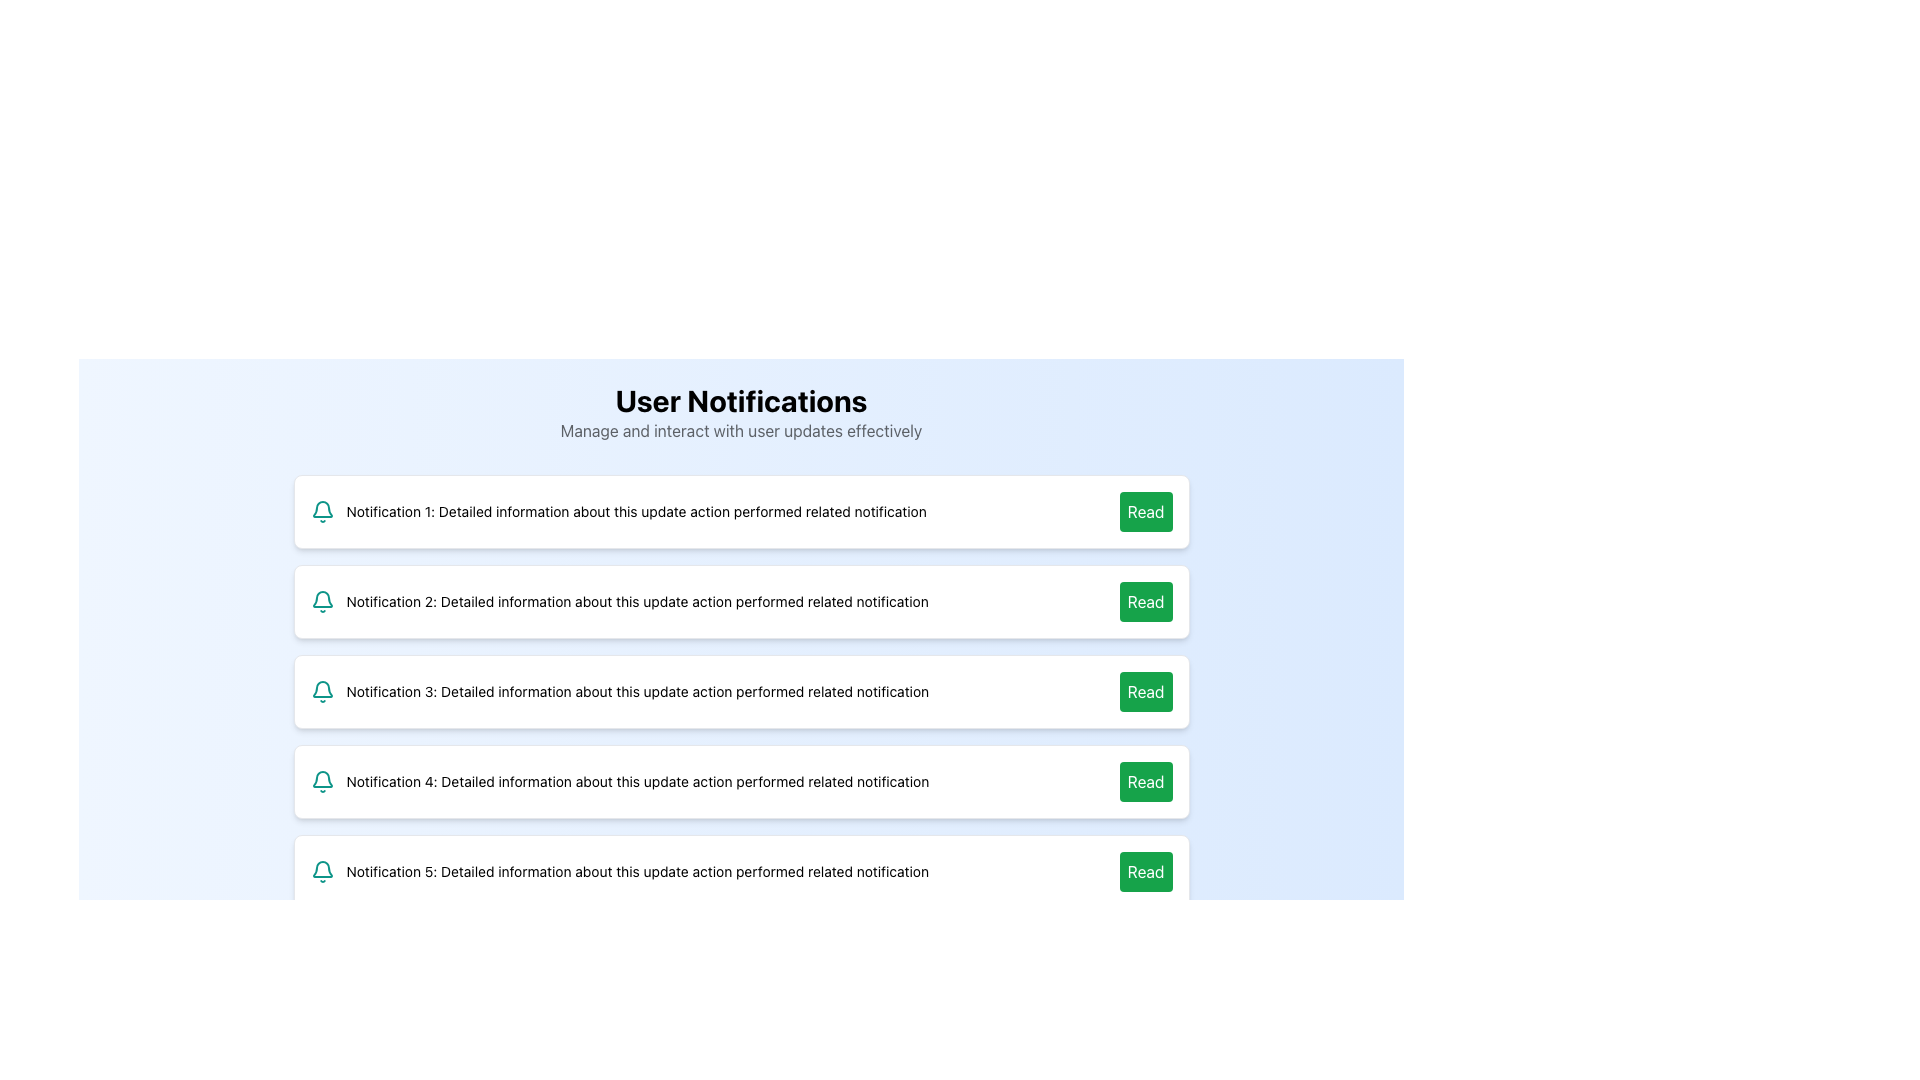  Describe the element at coordinates (740, 600) in the screenshot. I see `the second notification list item, which displays a specific notification and includes a 'Read' button for further actions` at that location.